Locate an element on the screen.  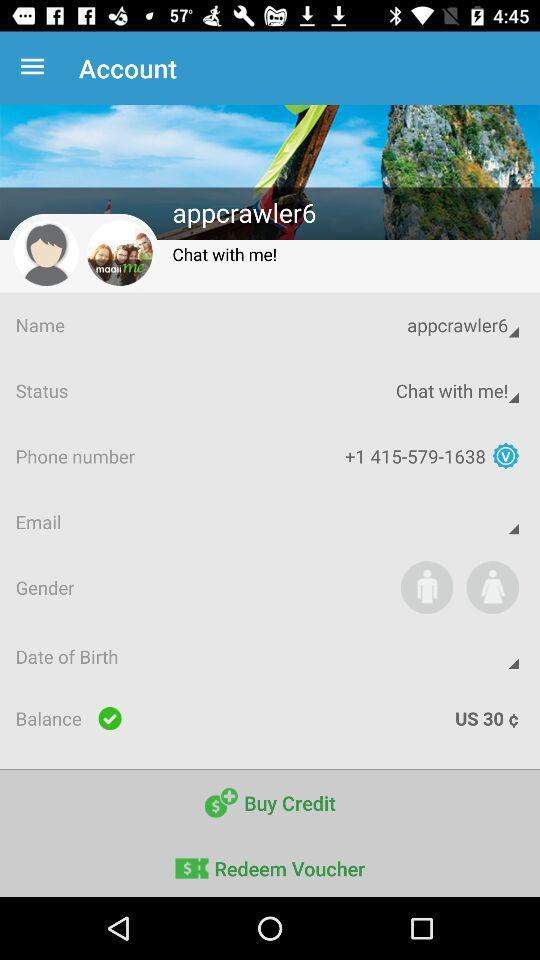
to join the vebsite is located at coordinates (426, 587).